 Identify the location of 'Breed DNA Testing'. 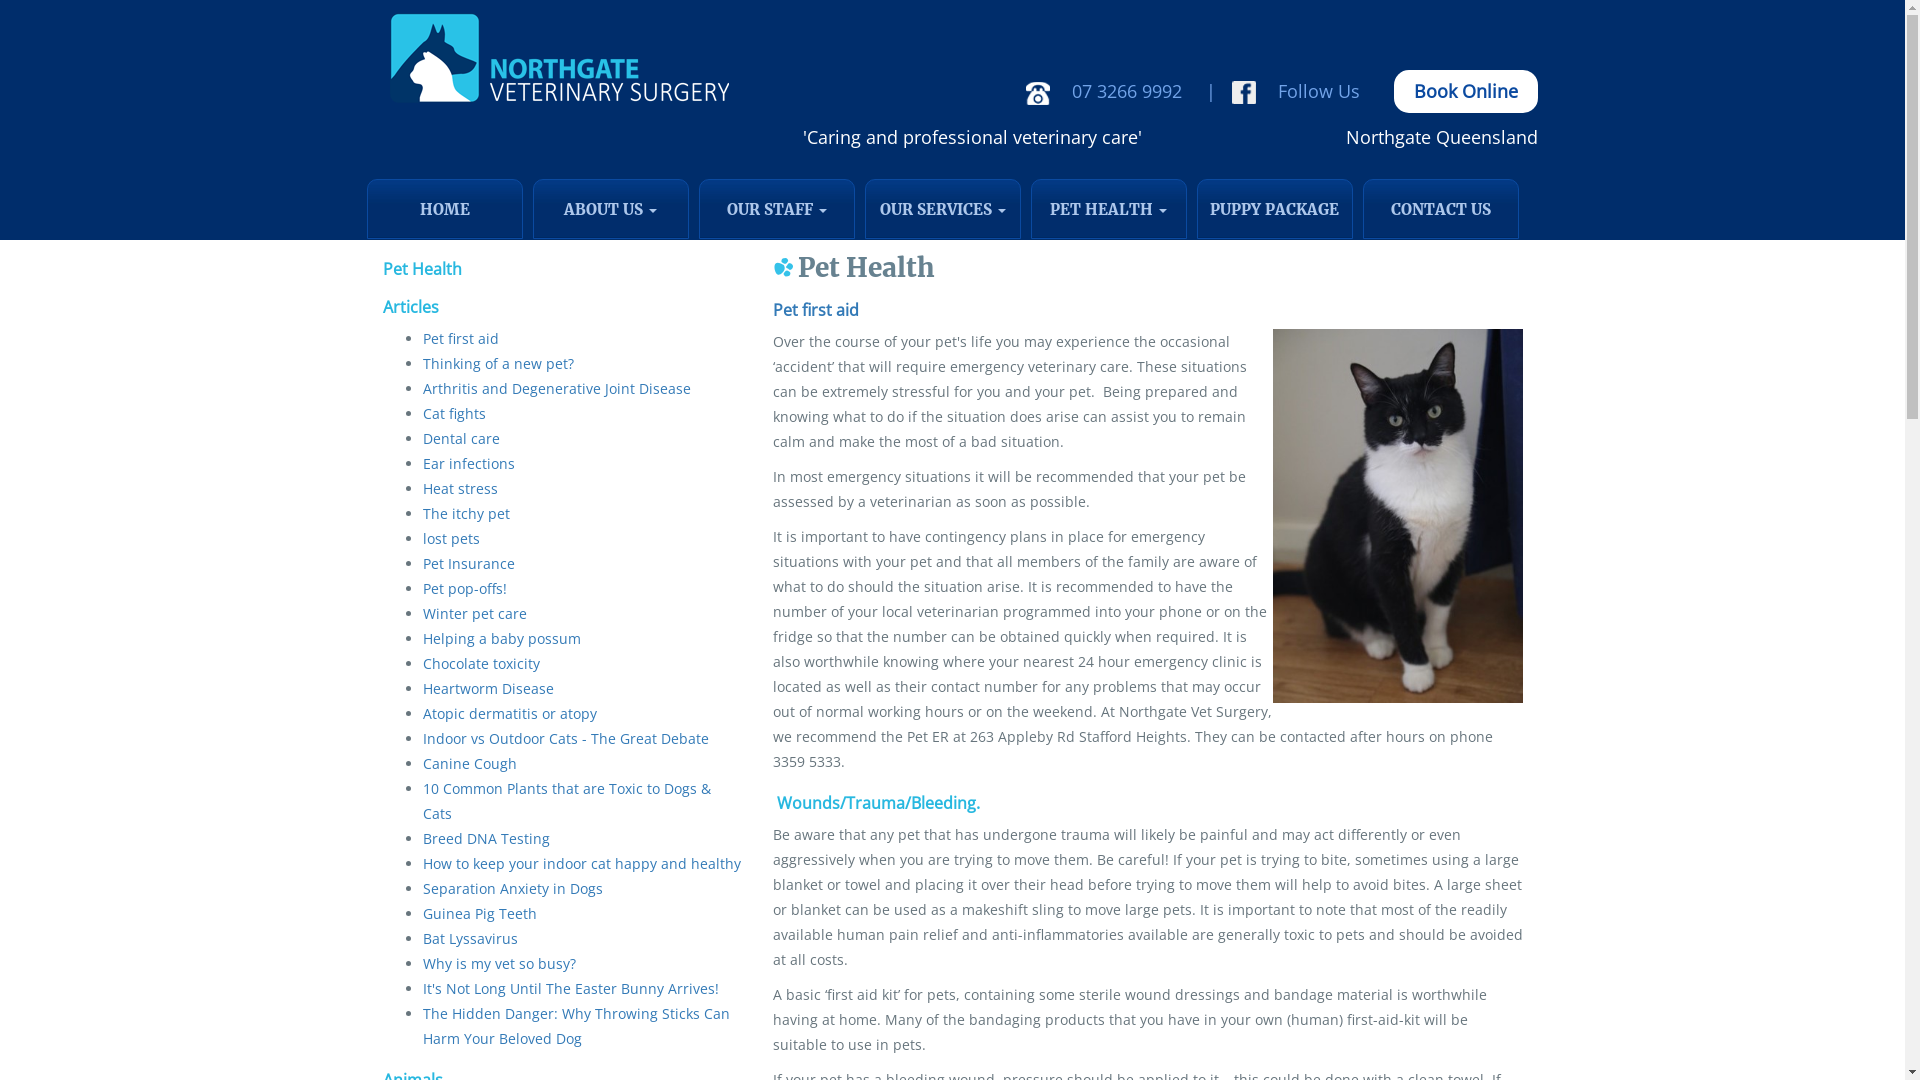
(485, 838).